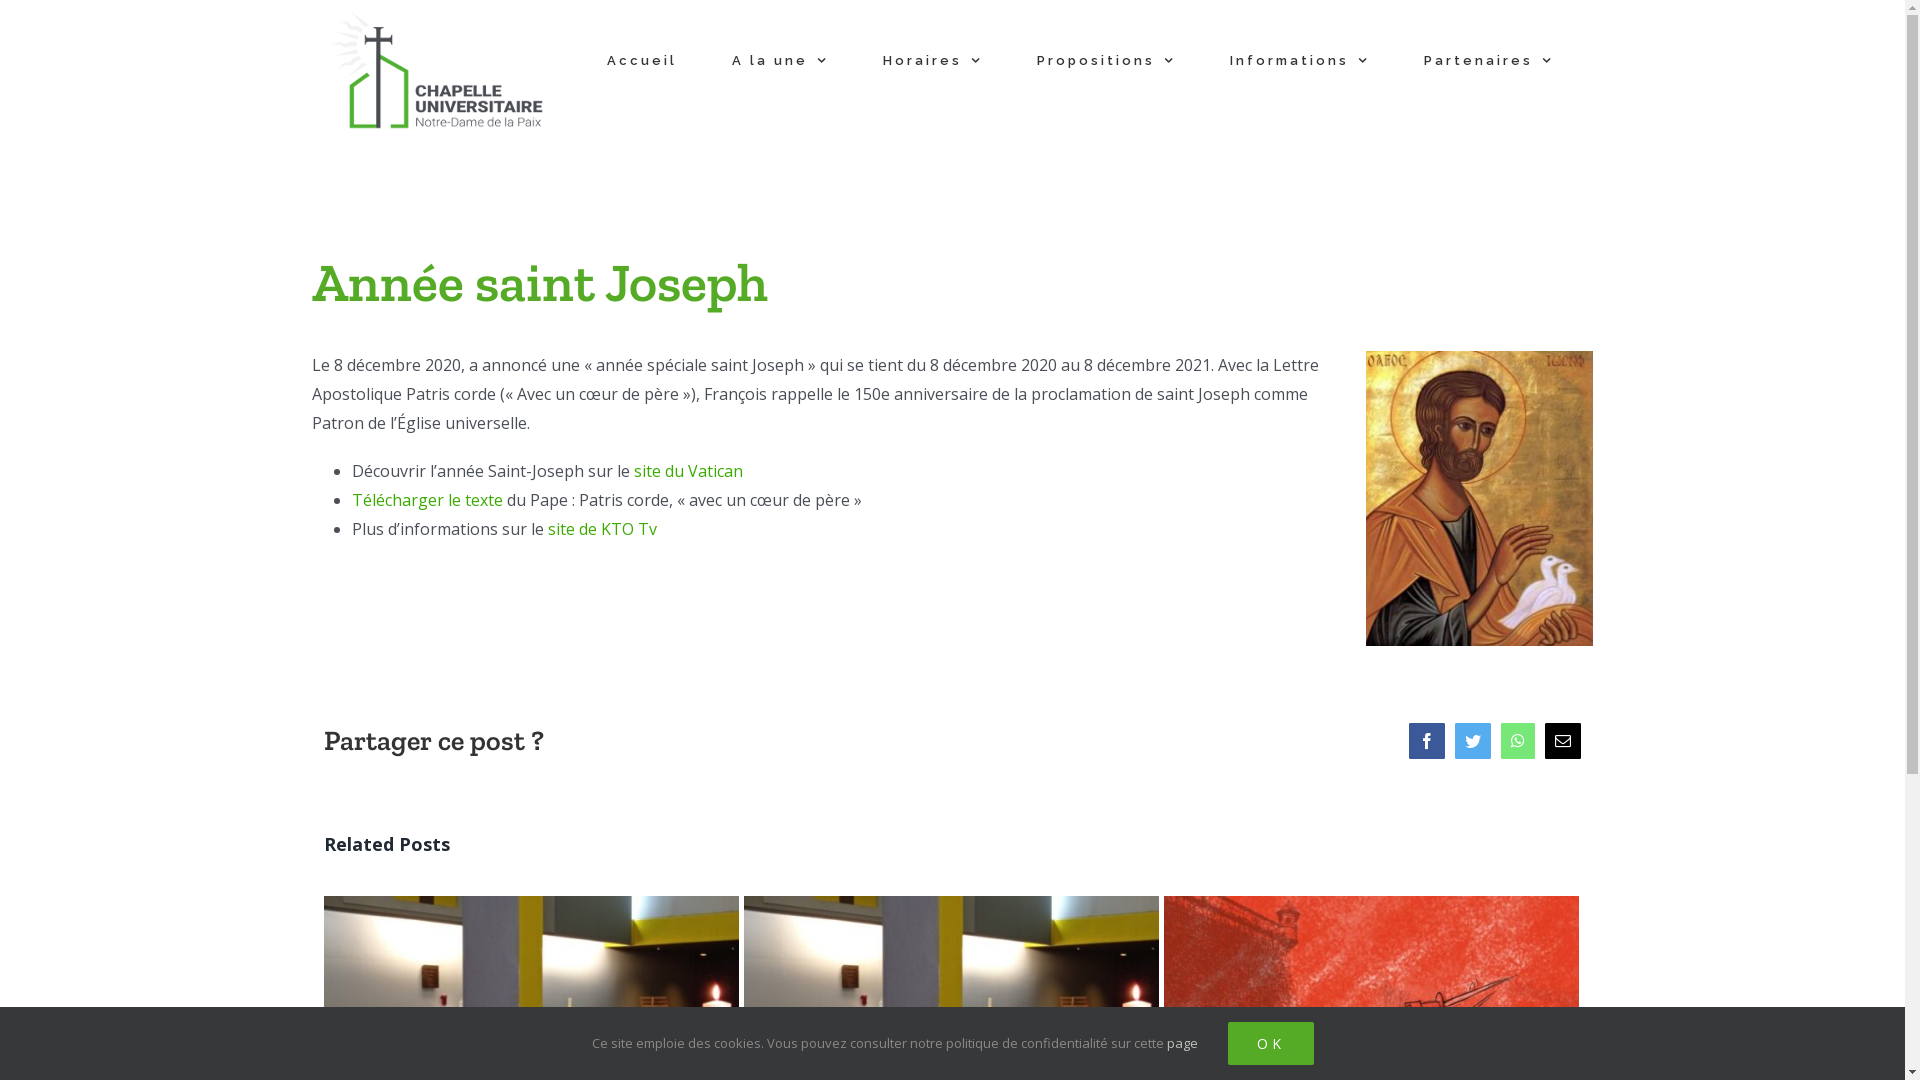 This screenshot has height=1080, width=1920. I want to click on 'Twitter', so click(1473, 740).